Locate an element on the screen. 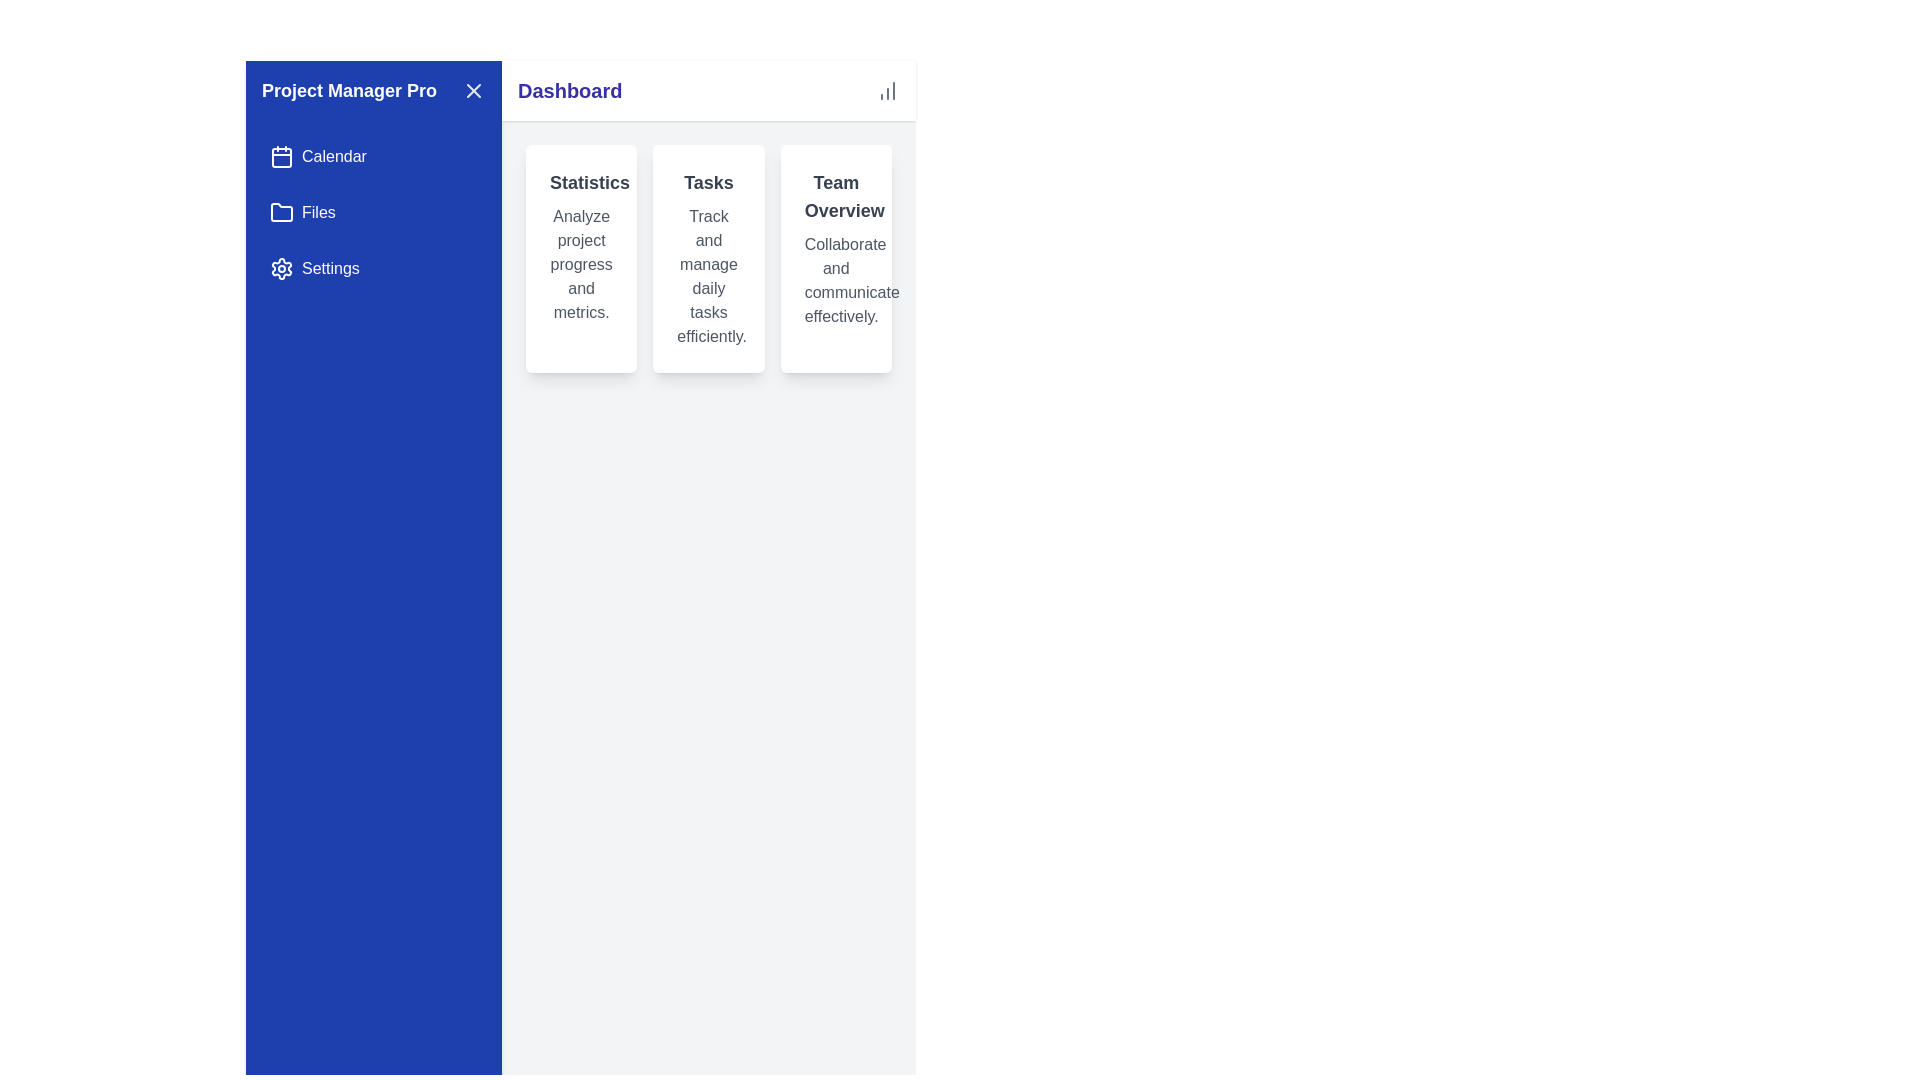  the Information card, which is the second card in a three-card layout between 'Statistics' and 'Team Overview' is located at coordinates (709, 257).